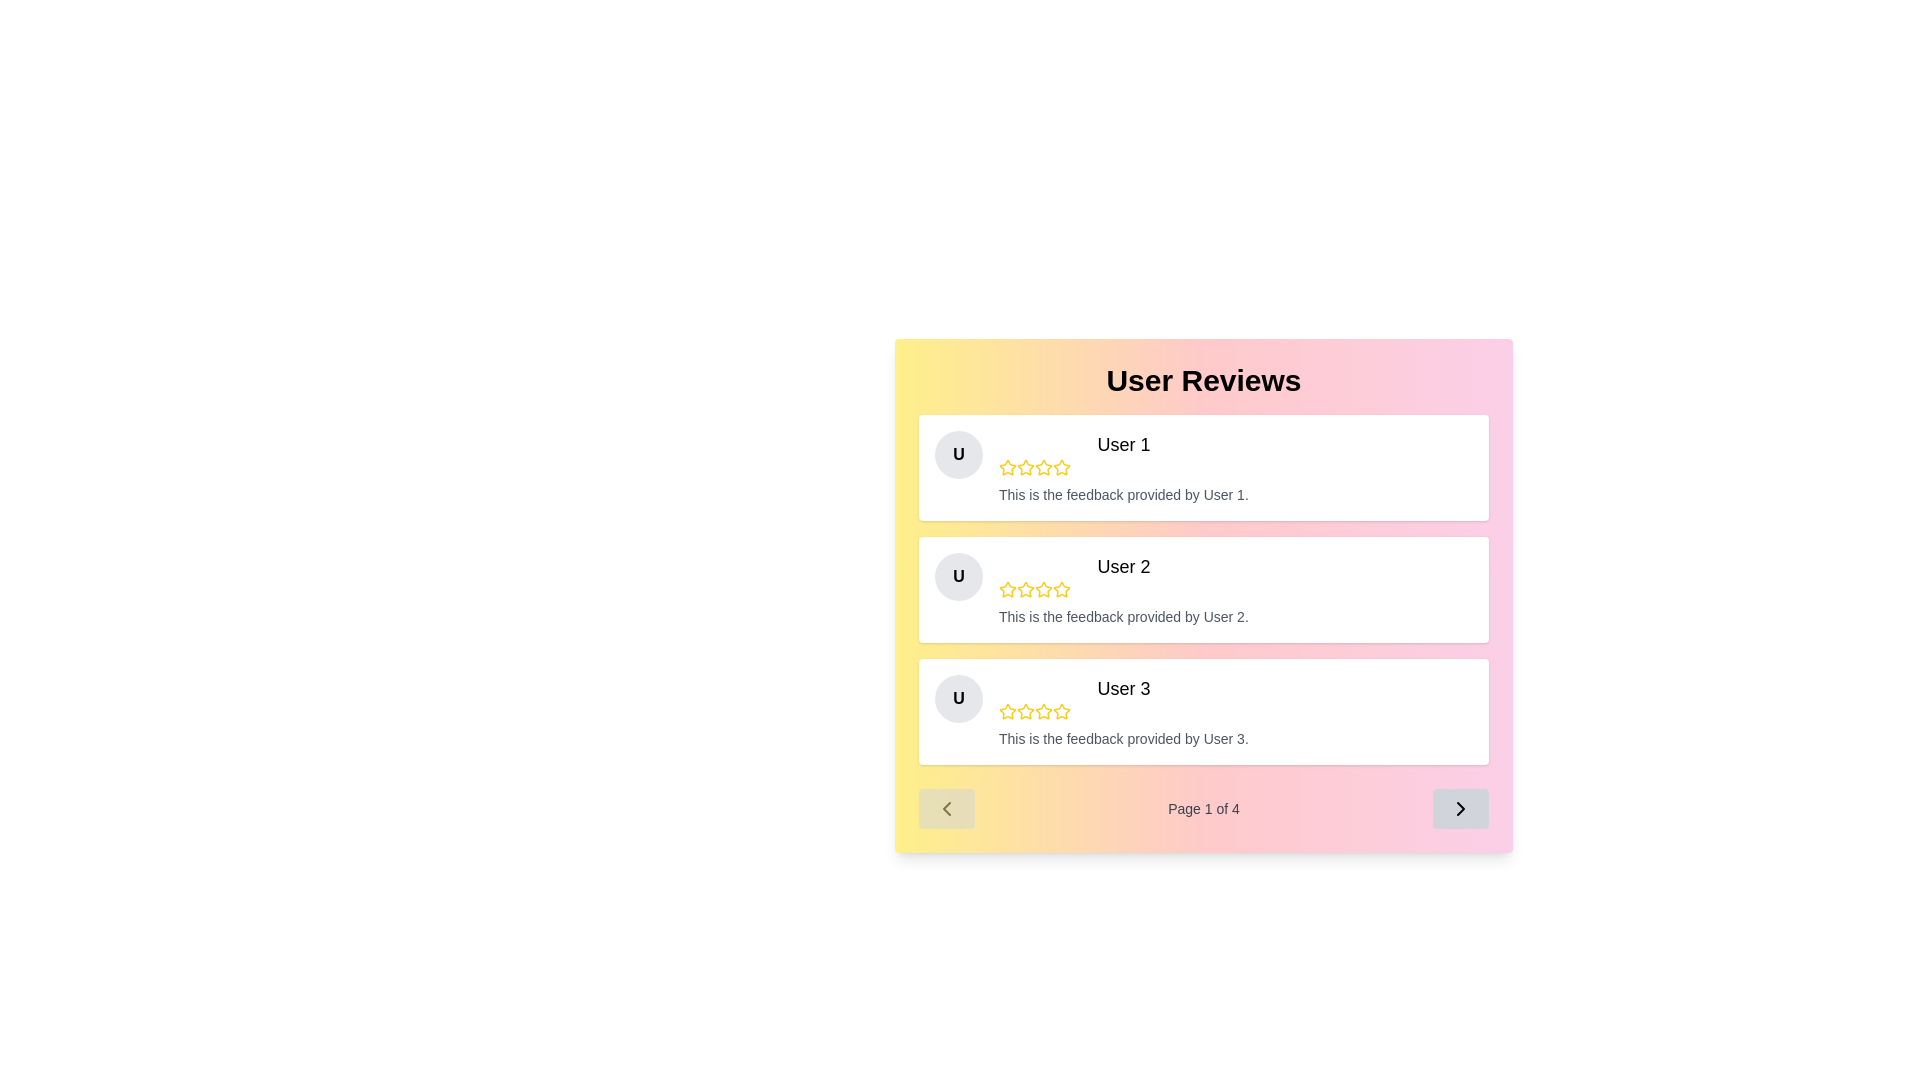 The image size is (1920, 1080). What do you see at coordinates (1203, 711) in the screenshot?
I see `feedback card component containing the user avatar 'U', username 'User 3', star rating, and feedback text, positioned as the third card in the vertical list` at bounding box center [1203, 711].